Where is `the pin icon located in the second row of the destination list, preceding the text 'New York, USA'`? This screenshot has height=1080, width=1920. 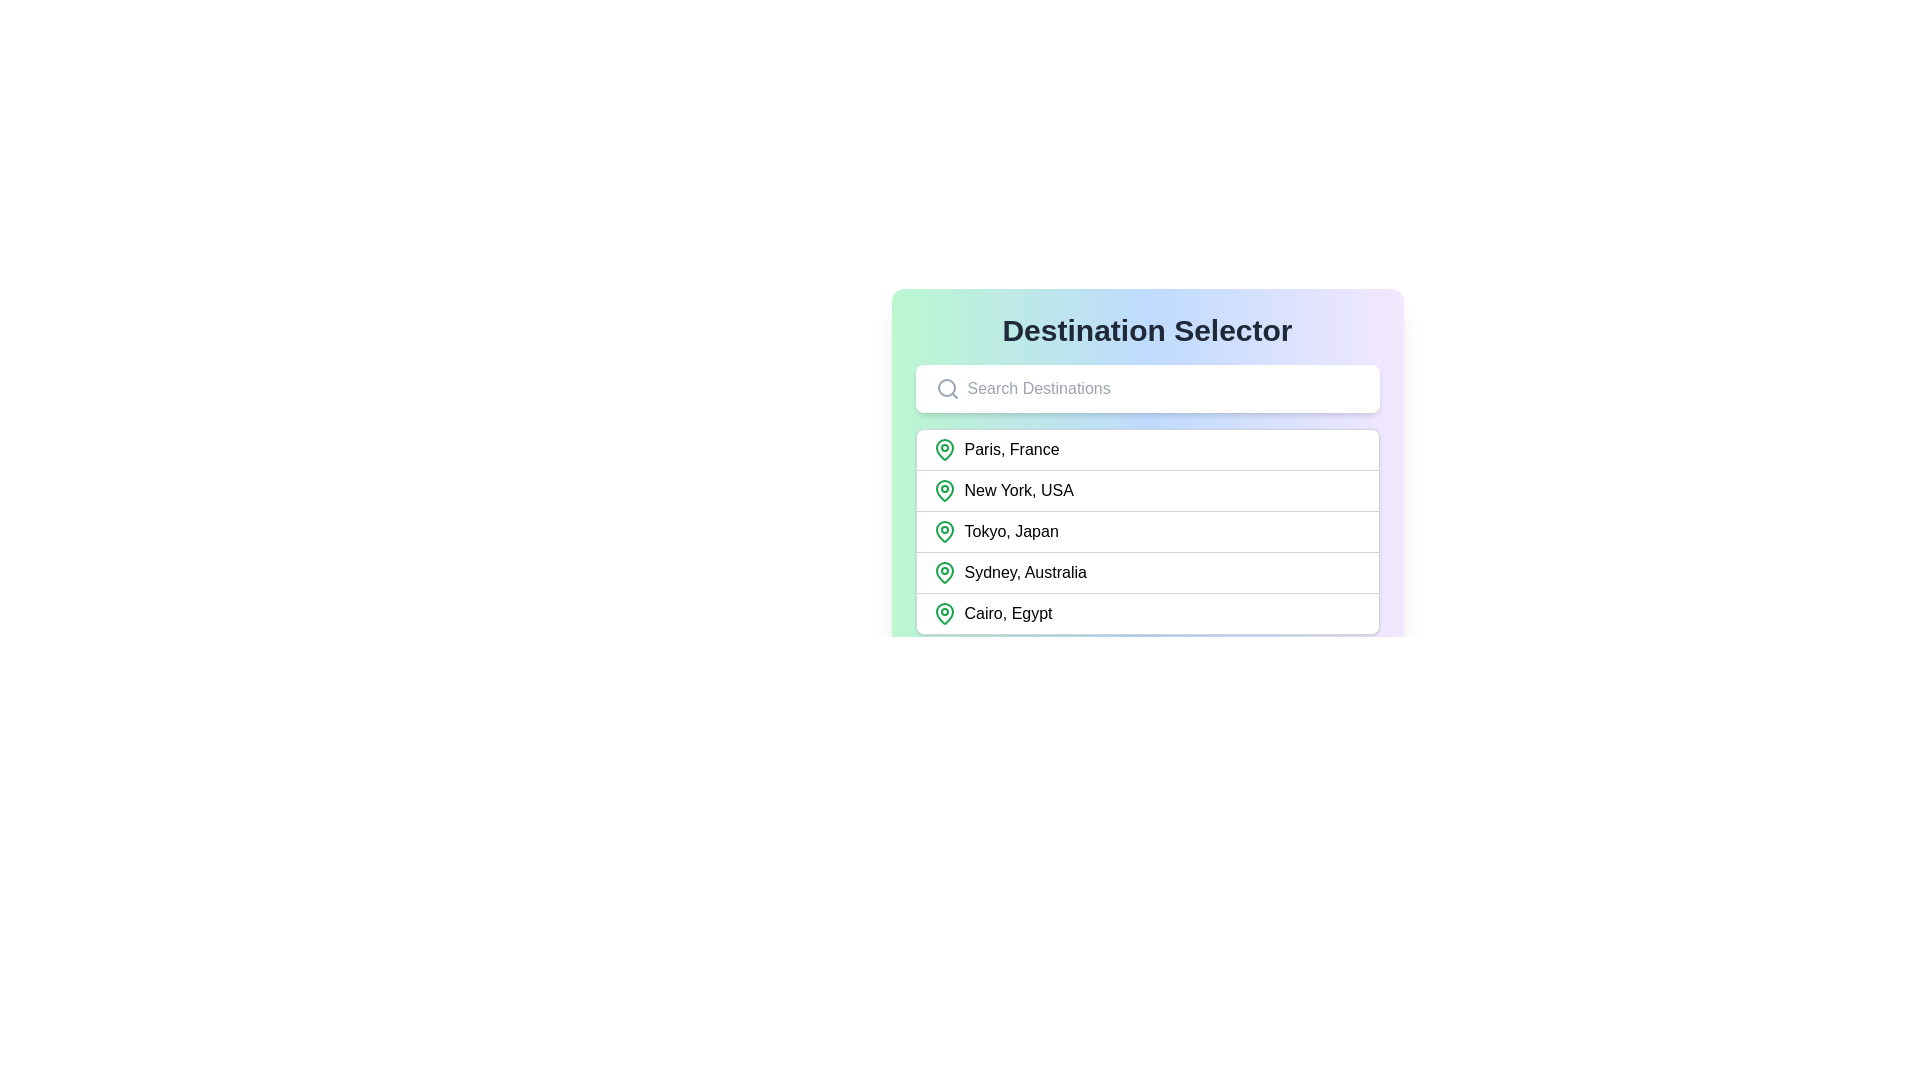
the pin icon located in the second row of the destination list, preceding the text 'New York, USA' is located at coordinates (943, 490).